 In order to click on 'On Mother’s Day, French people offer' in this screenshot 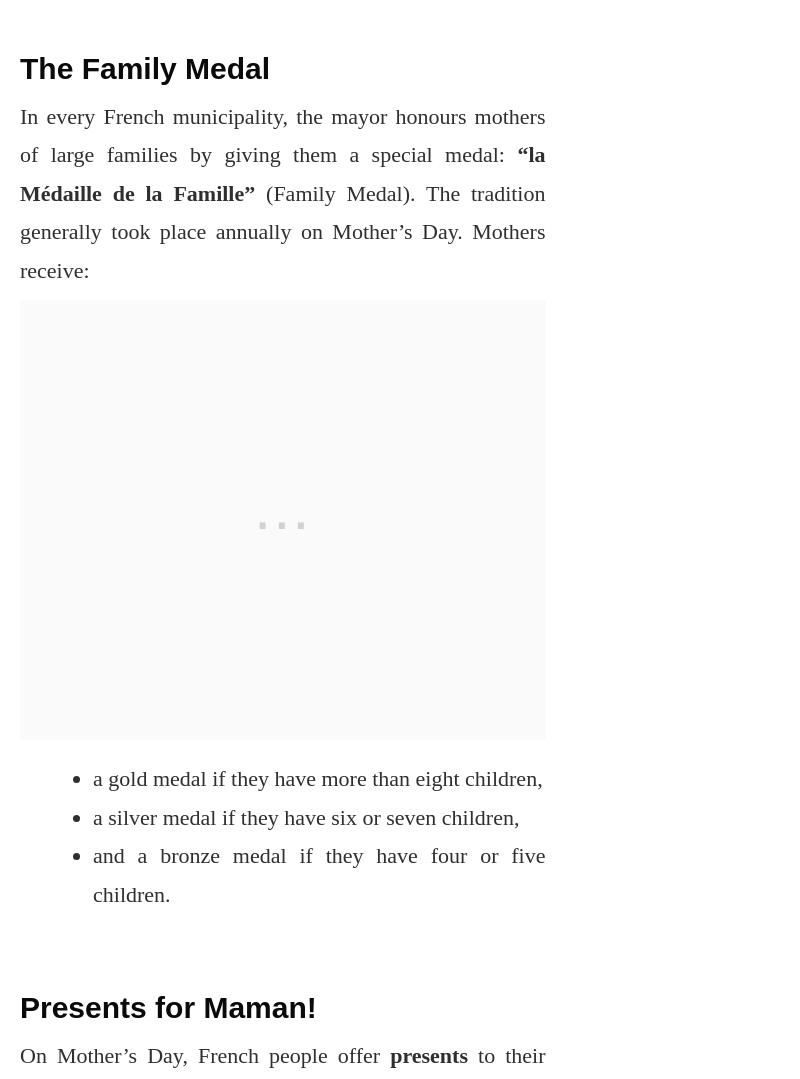, I will do `click(200, 1053)`.